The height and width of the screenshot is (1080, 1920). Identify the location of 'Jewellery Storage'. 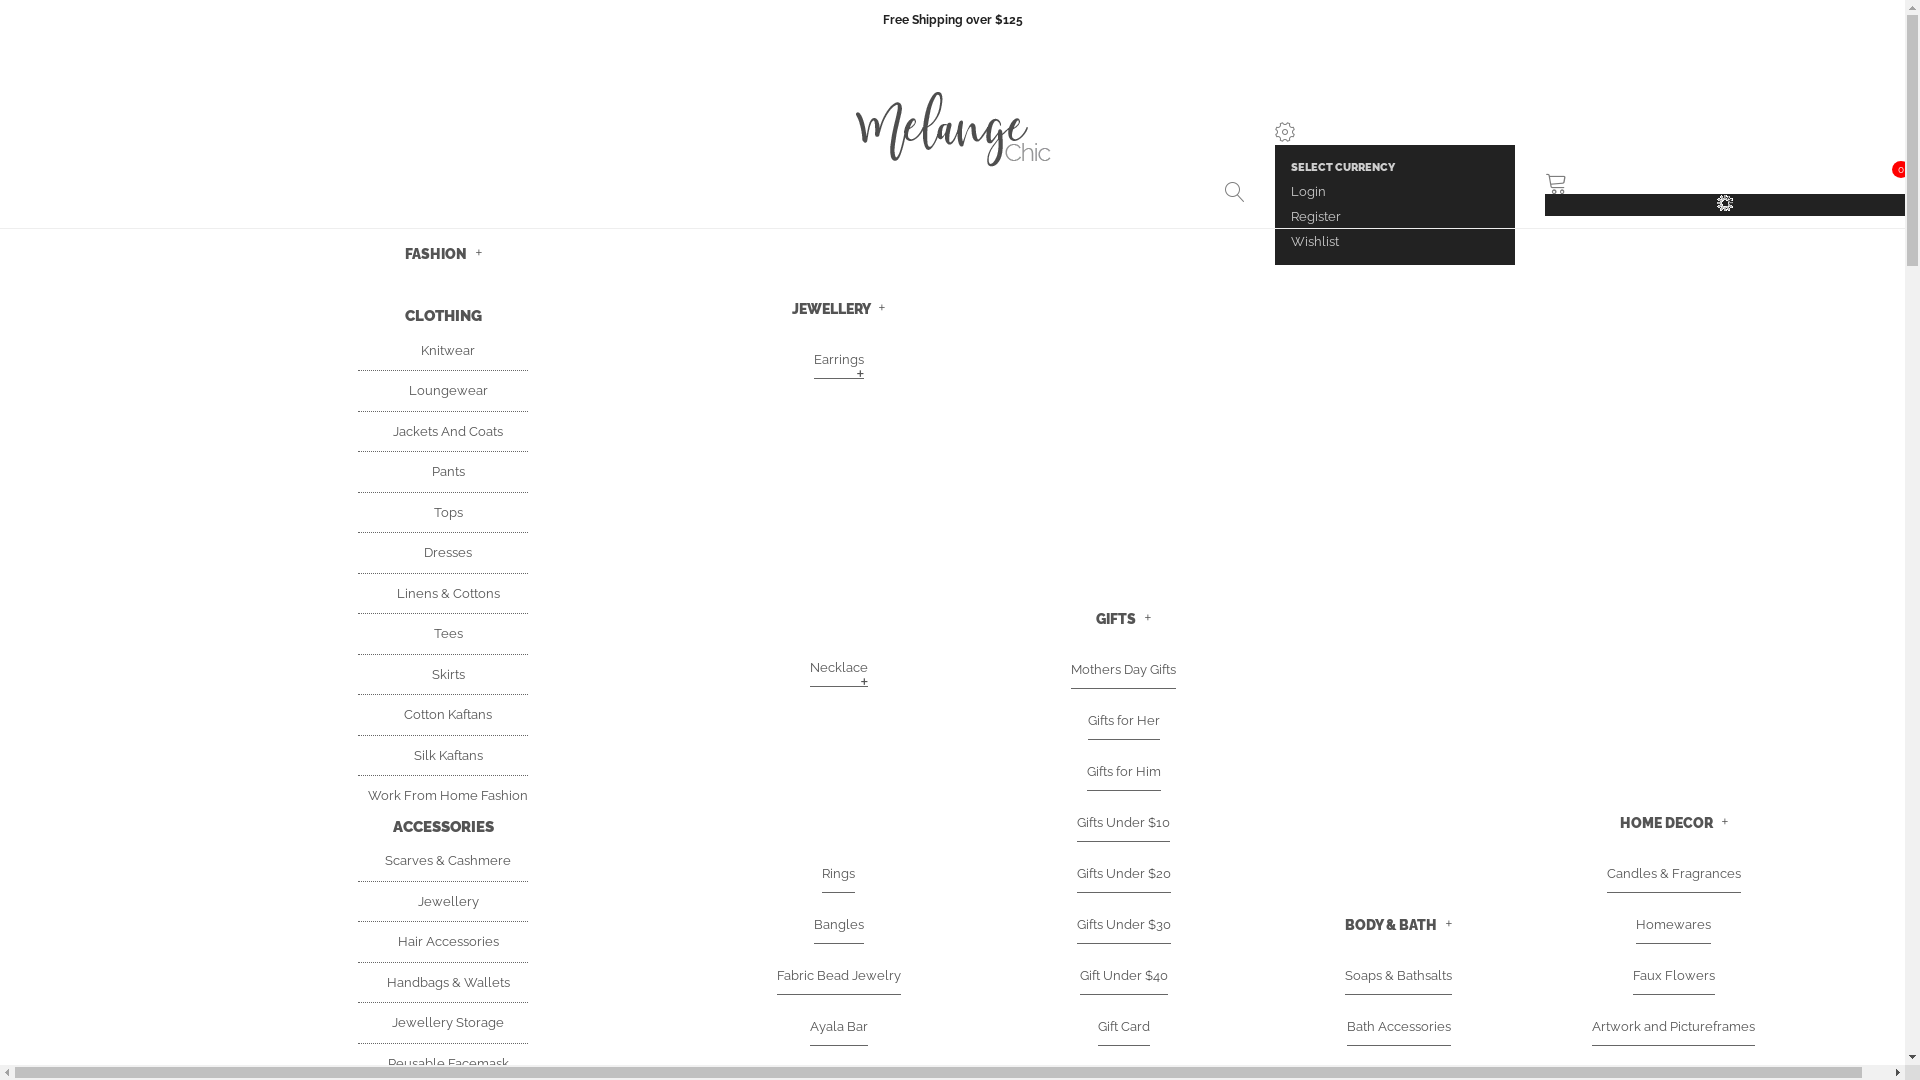
(441, 1022).